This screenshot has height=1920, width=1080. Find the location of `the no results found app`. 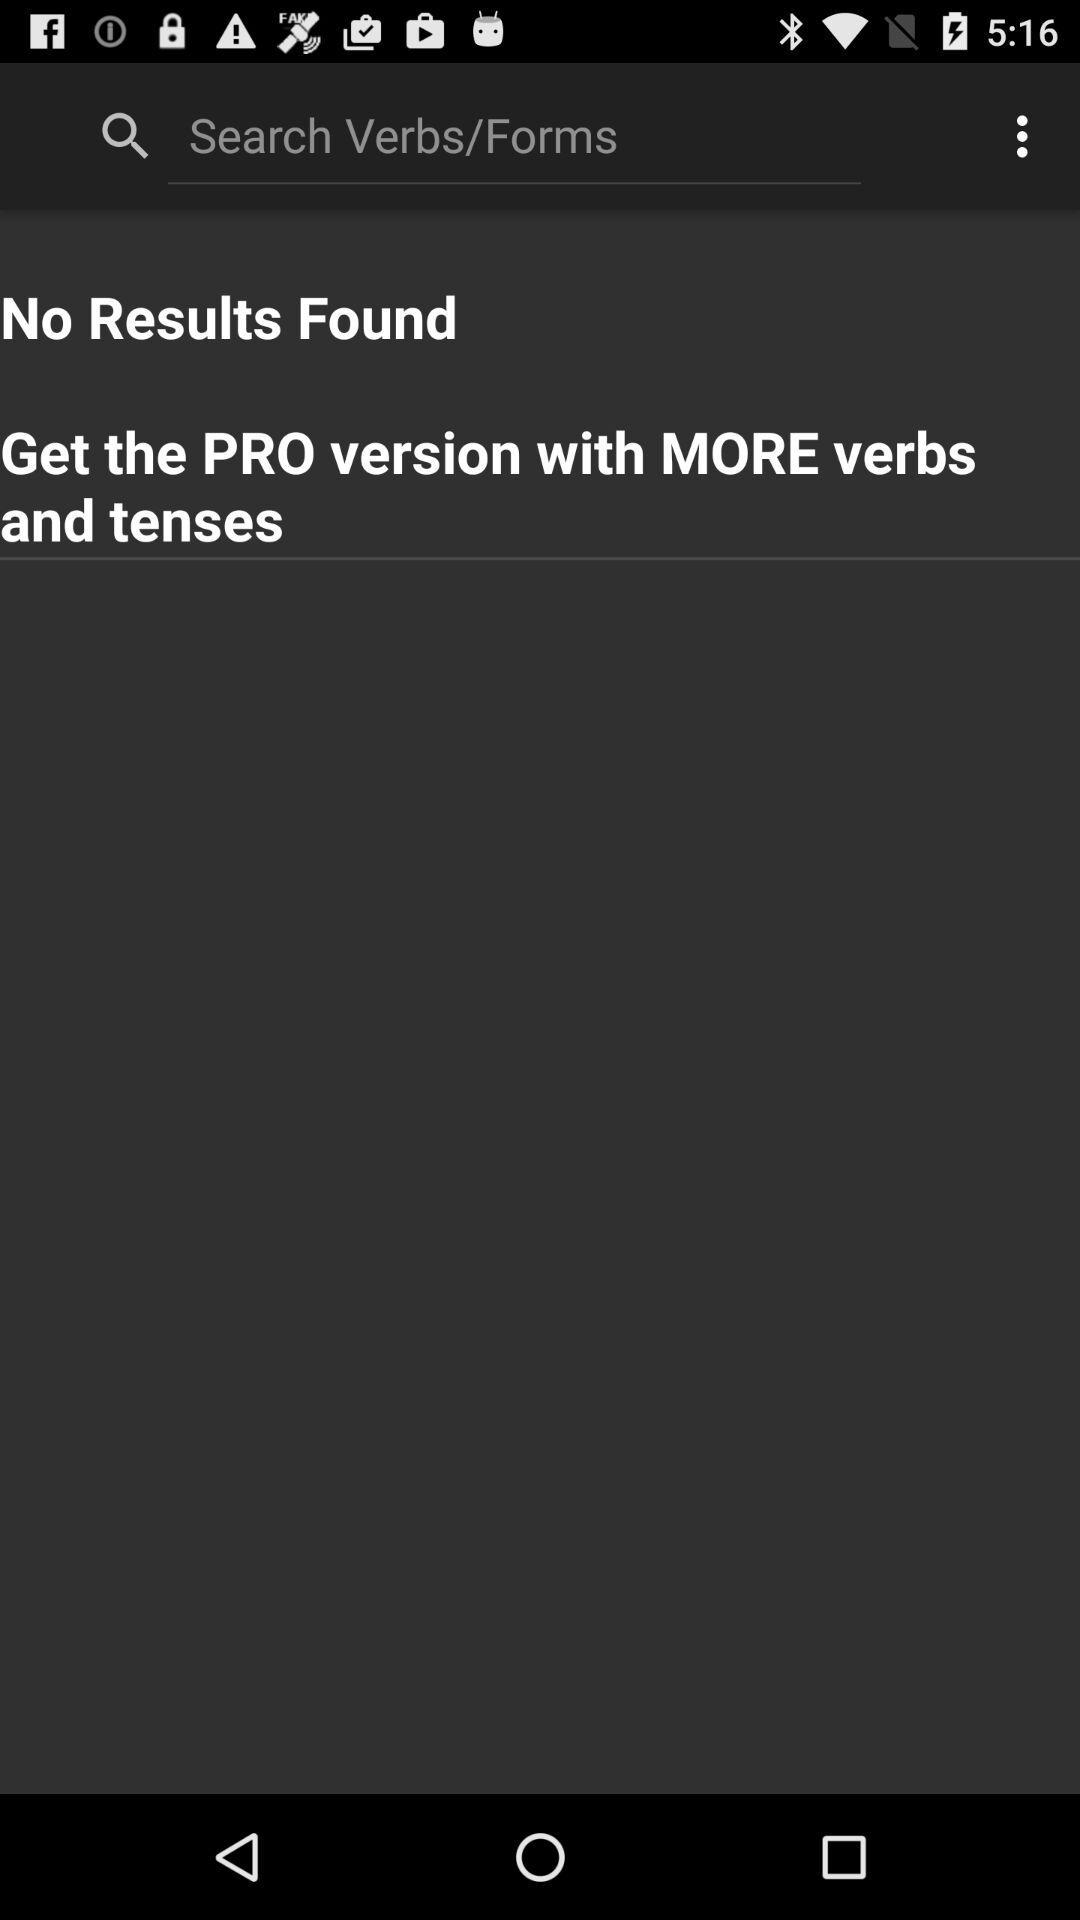

the no results found app is located at coordinates (540, 383).